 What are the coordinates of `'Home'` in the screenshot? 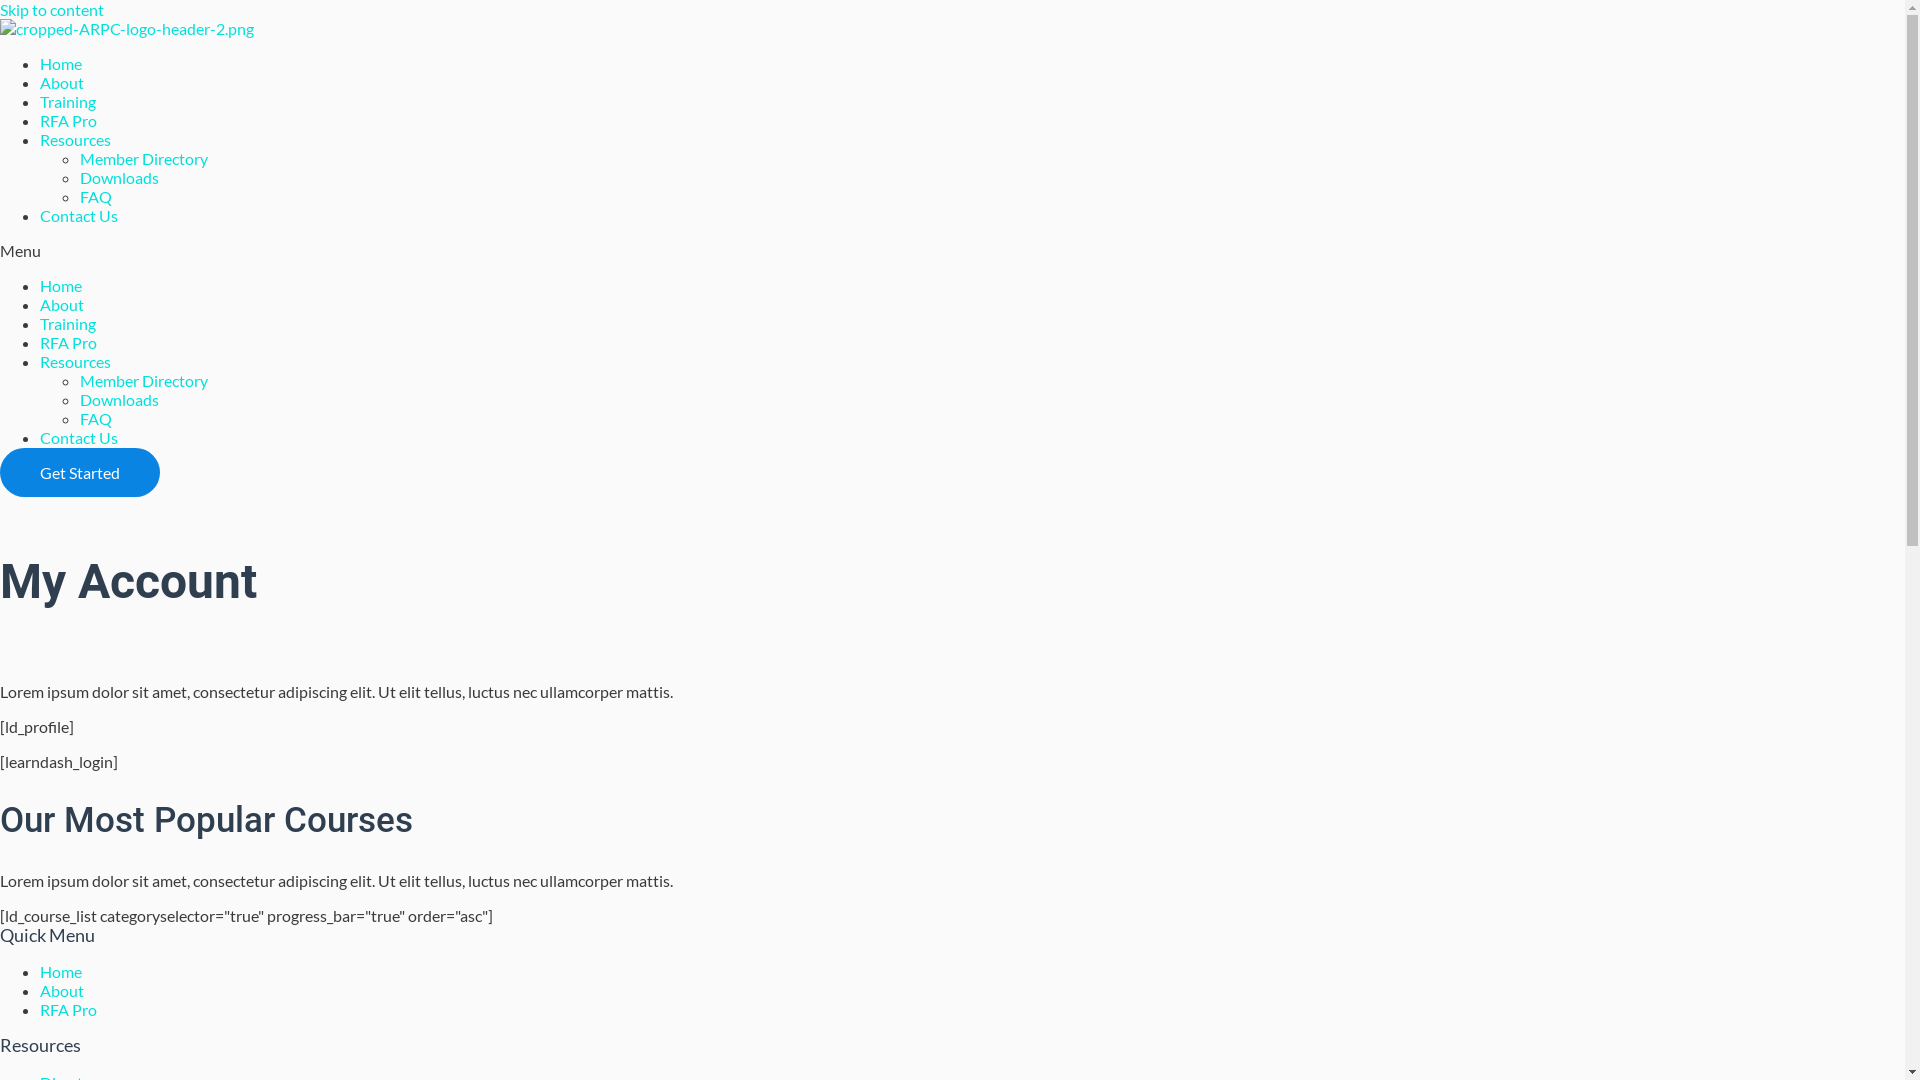 It's located at (61, 62).